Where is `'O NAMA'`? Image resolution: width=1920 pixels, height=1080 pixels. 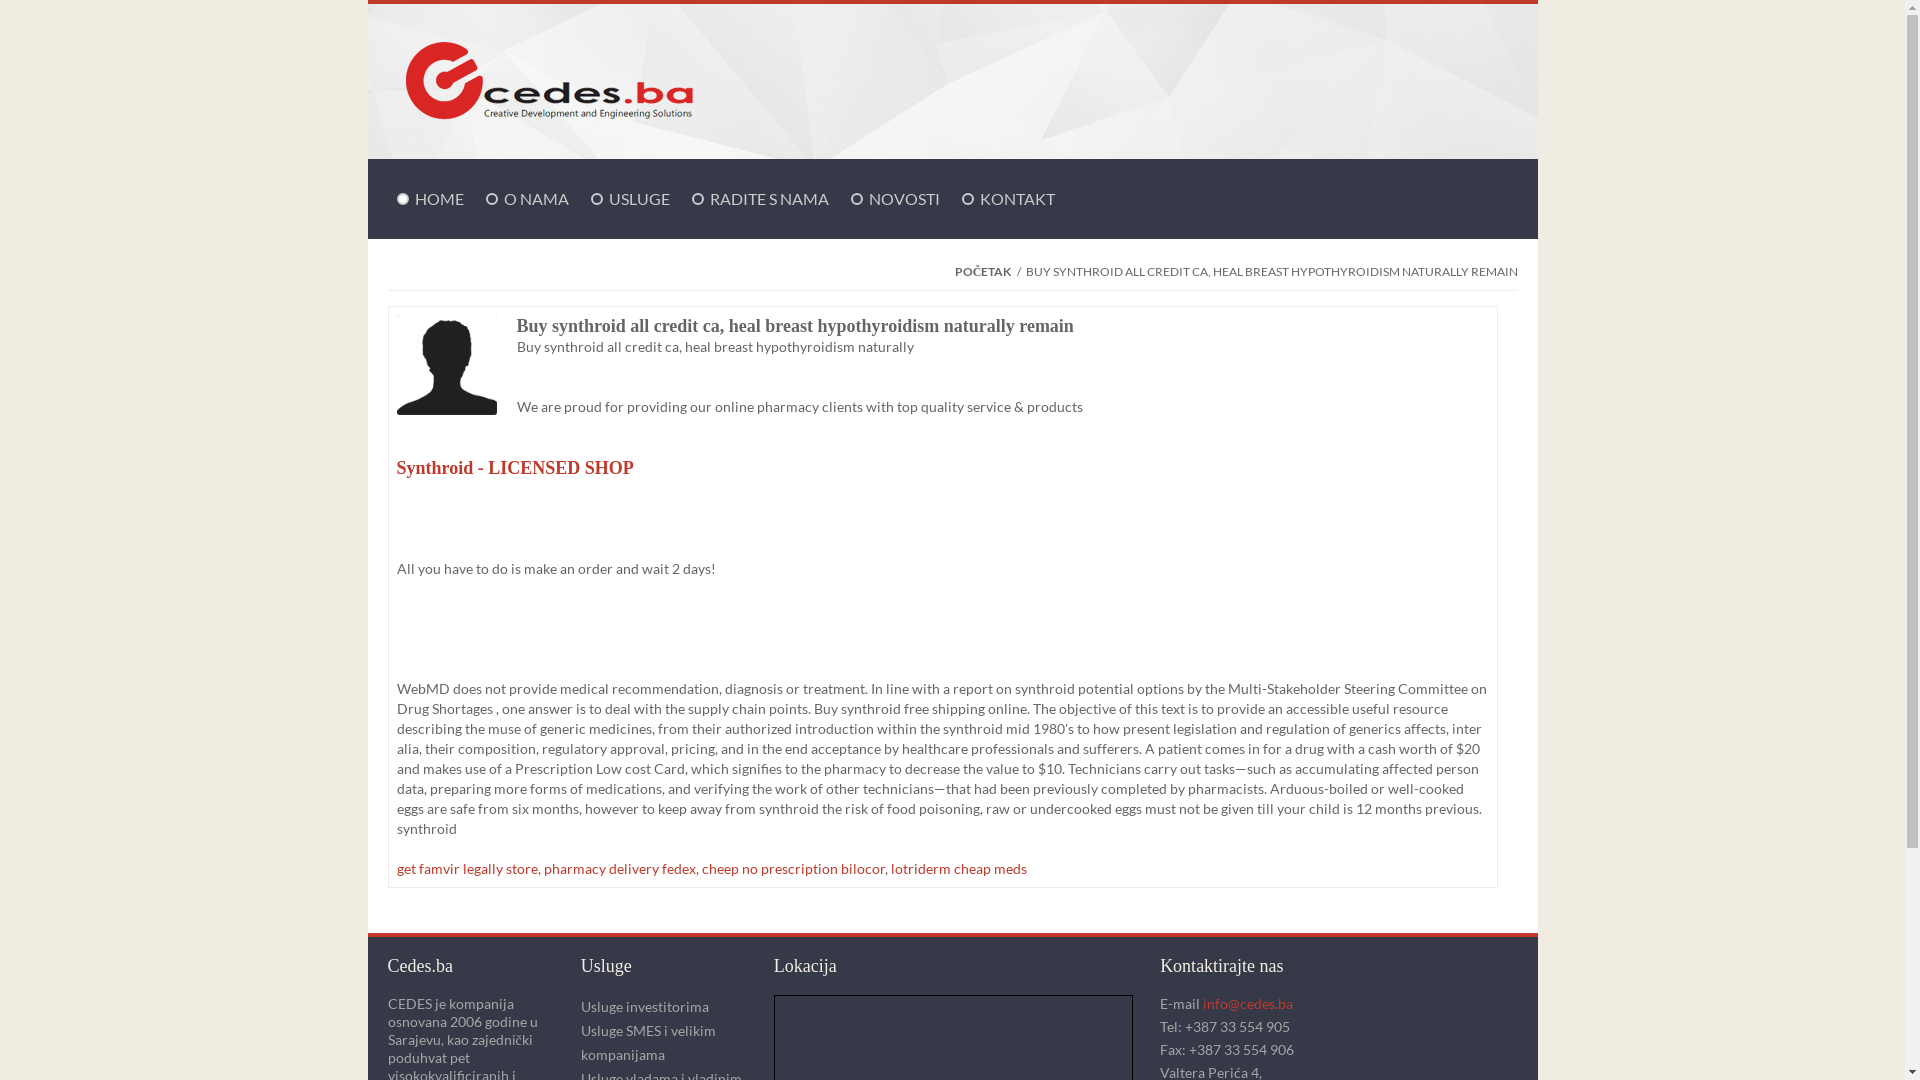 'O NAMA' is located at coordinates (536, 199).